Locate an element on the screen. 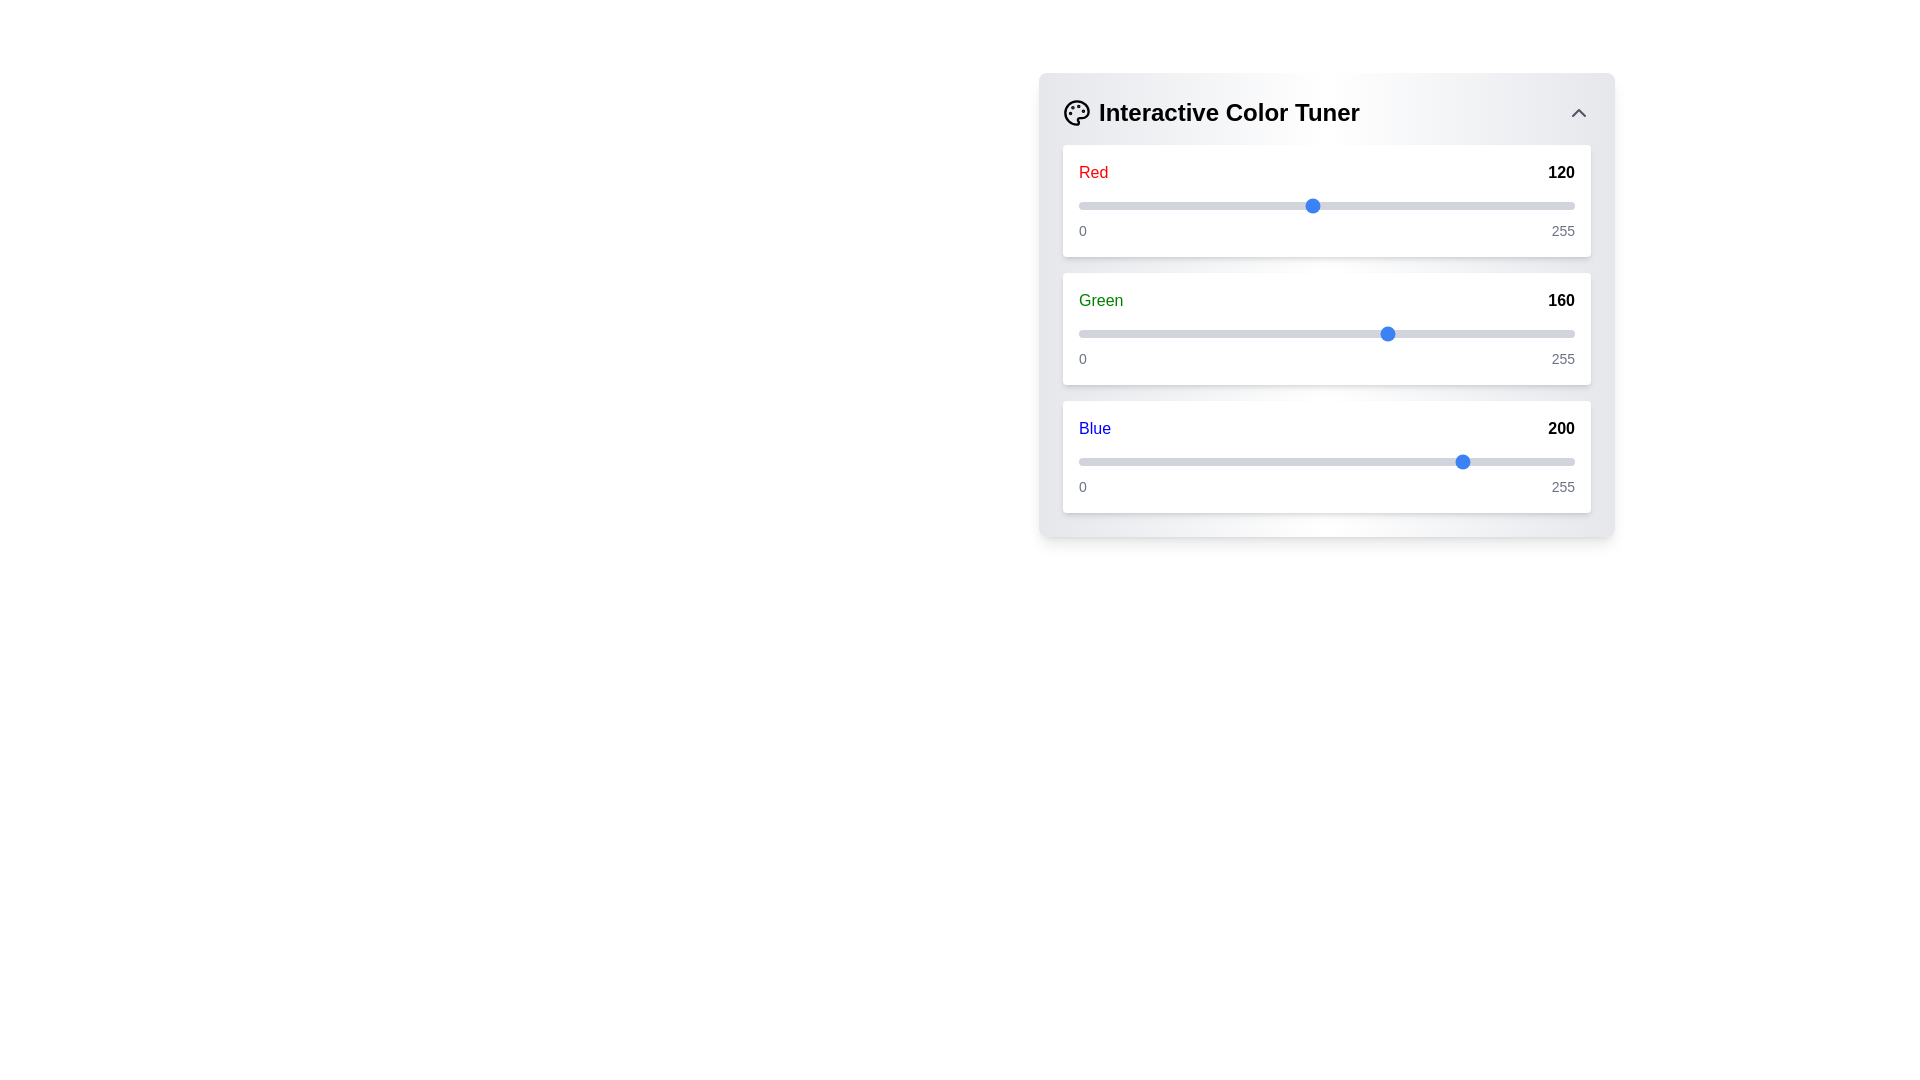 This screenshot has height=1080, width=1920. numeric labels '0' and '255' displayed in gray font below the blue slider for reference is located at coordinates (1326, 486).